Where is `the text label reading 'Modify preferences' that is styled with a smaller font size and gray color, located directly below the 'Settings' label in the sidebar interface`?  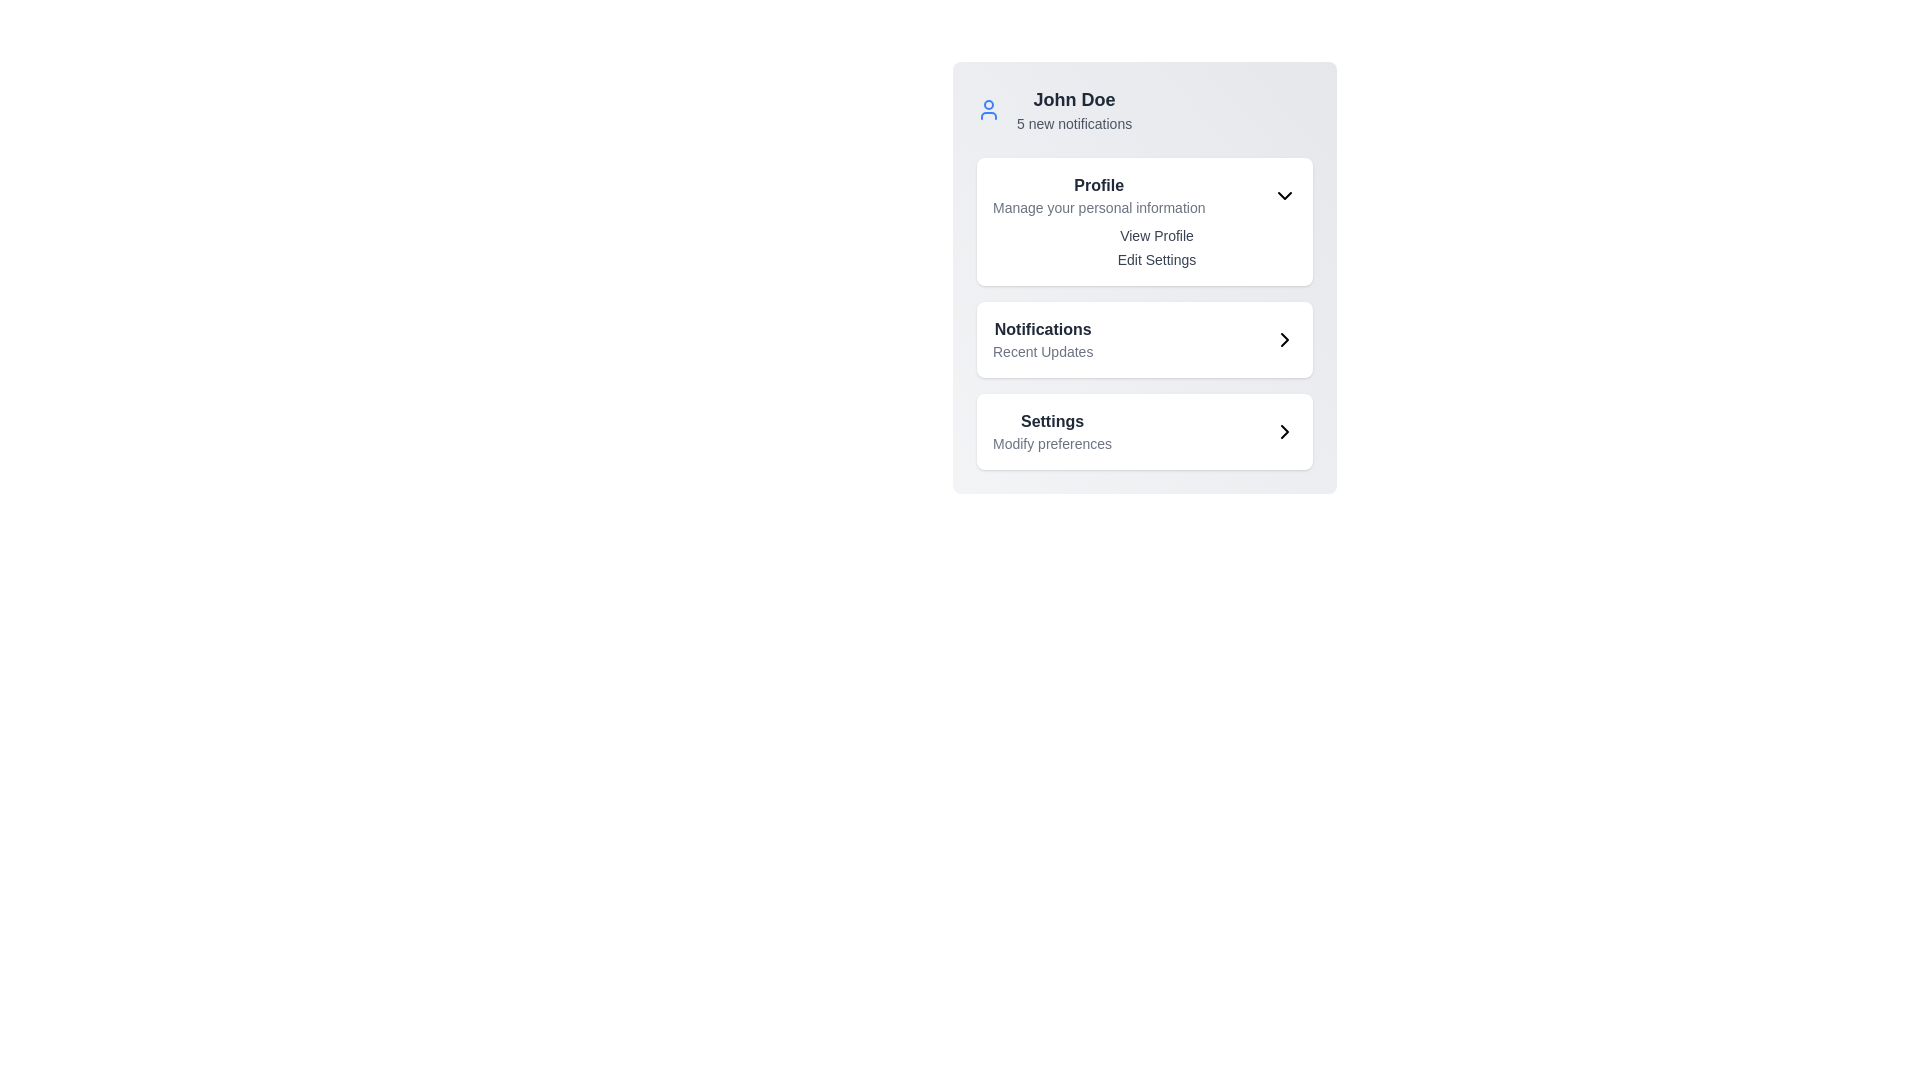 the text label reading 'Modify preferences' that is styled with a smaller font size and gray color, located directly below the 'Settings' label in the sidebar interface is located at coordinates (1051, 442).